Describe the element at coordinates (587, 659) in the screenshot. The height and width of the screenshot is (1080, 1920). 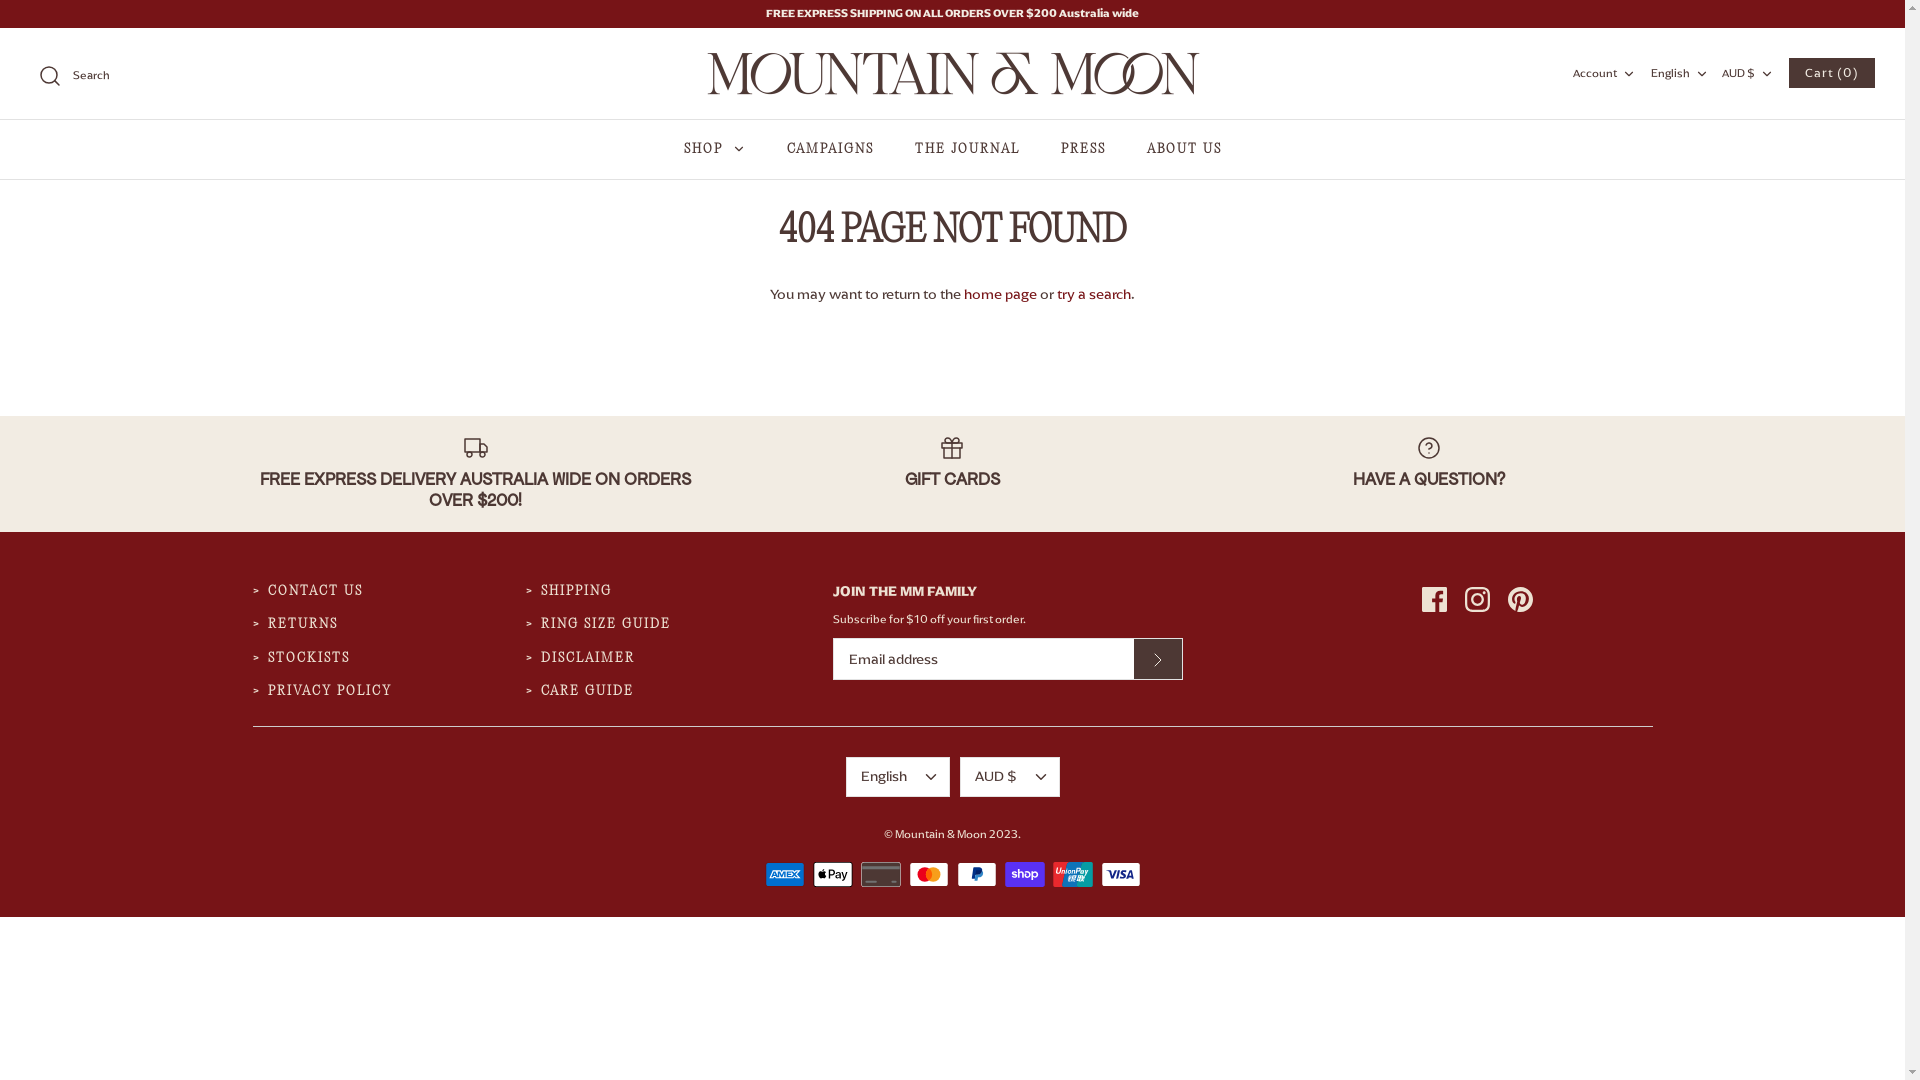
I see `'DISCLAIMER'` at that location.